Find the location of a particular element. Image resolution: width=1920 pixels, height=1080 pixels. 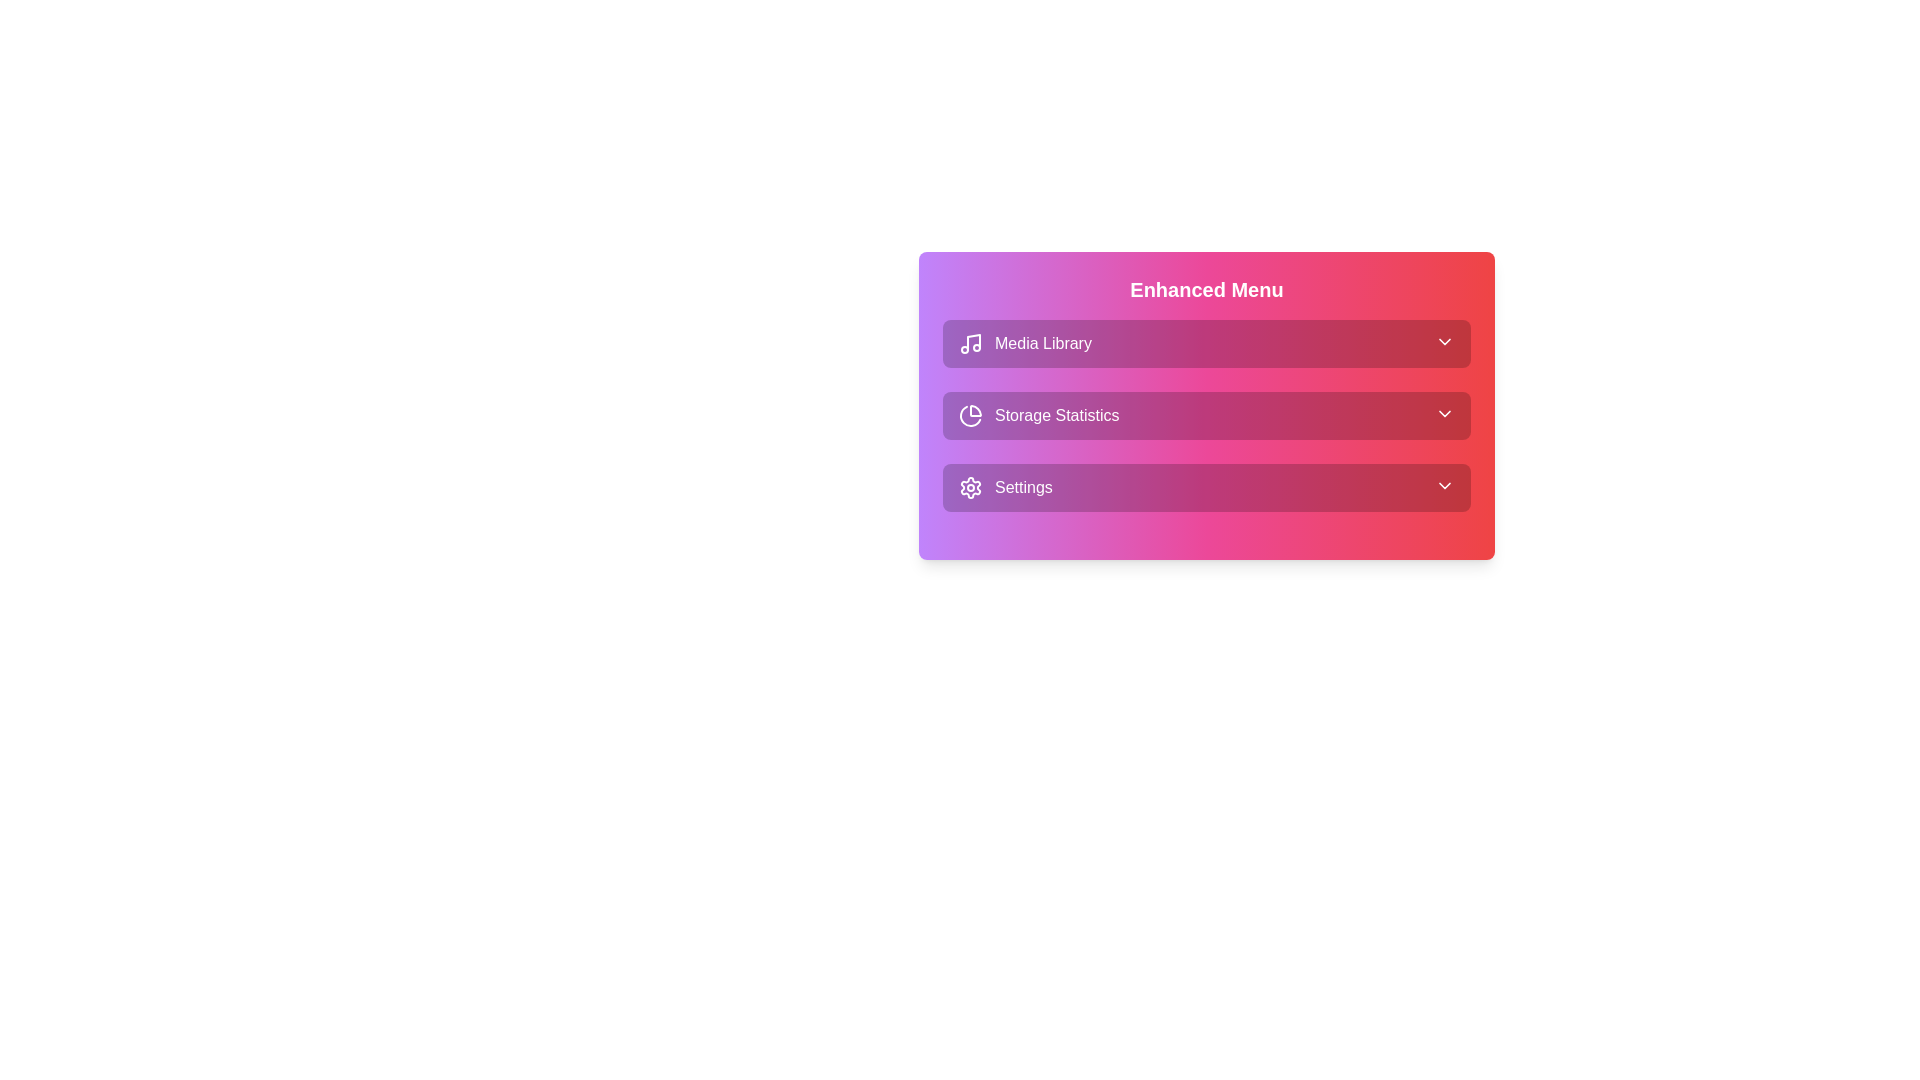

the Dropdown toggle icon, which is a downward-chevron arrow styled in white against a red background, located on the far right of the 'Settings' menu option is located at coordinates (1444, 486).